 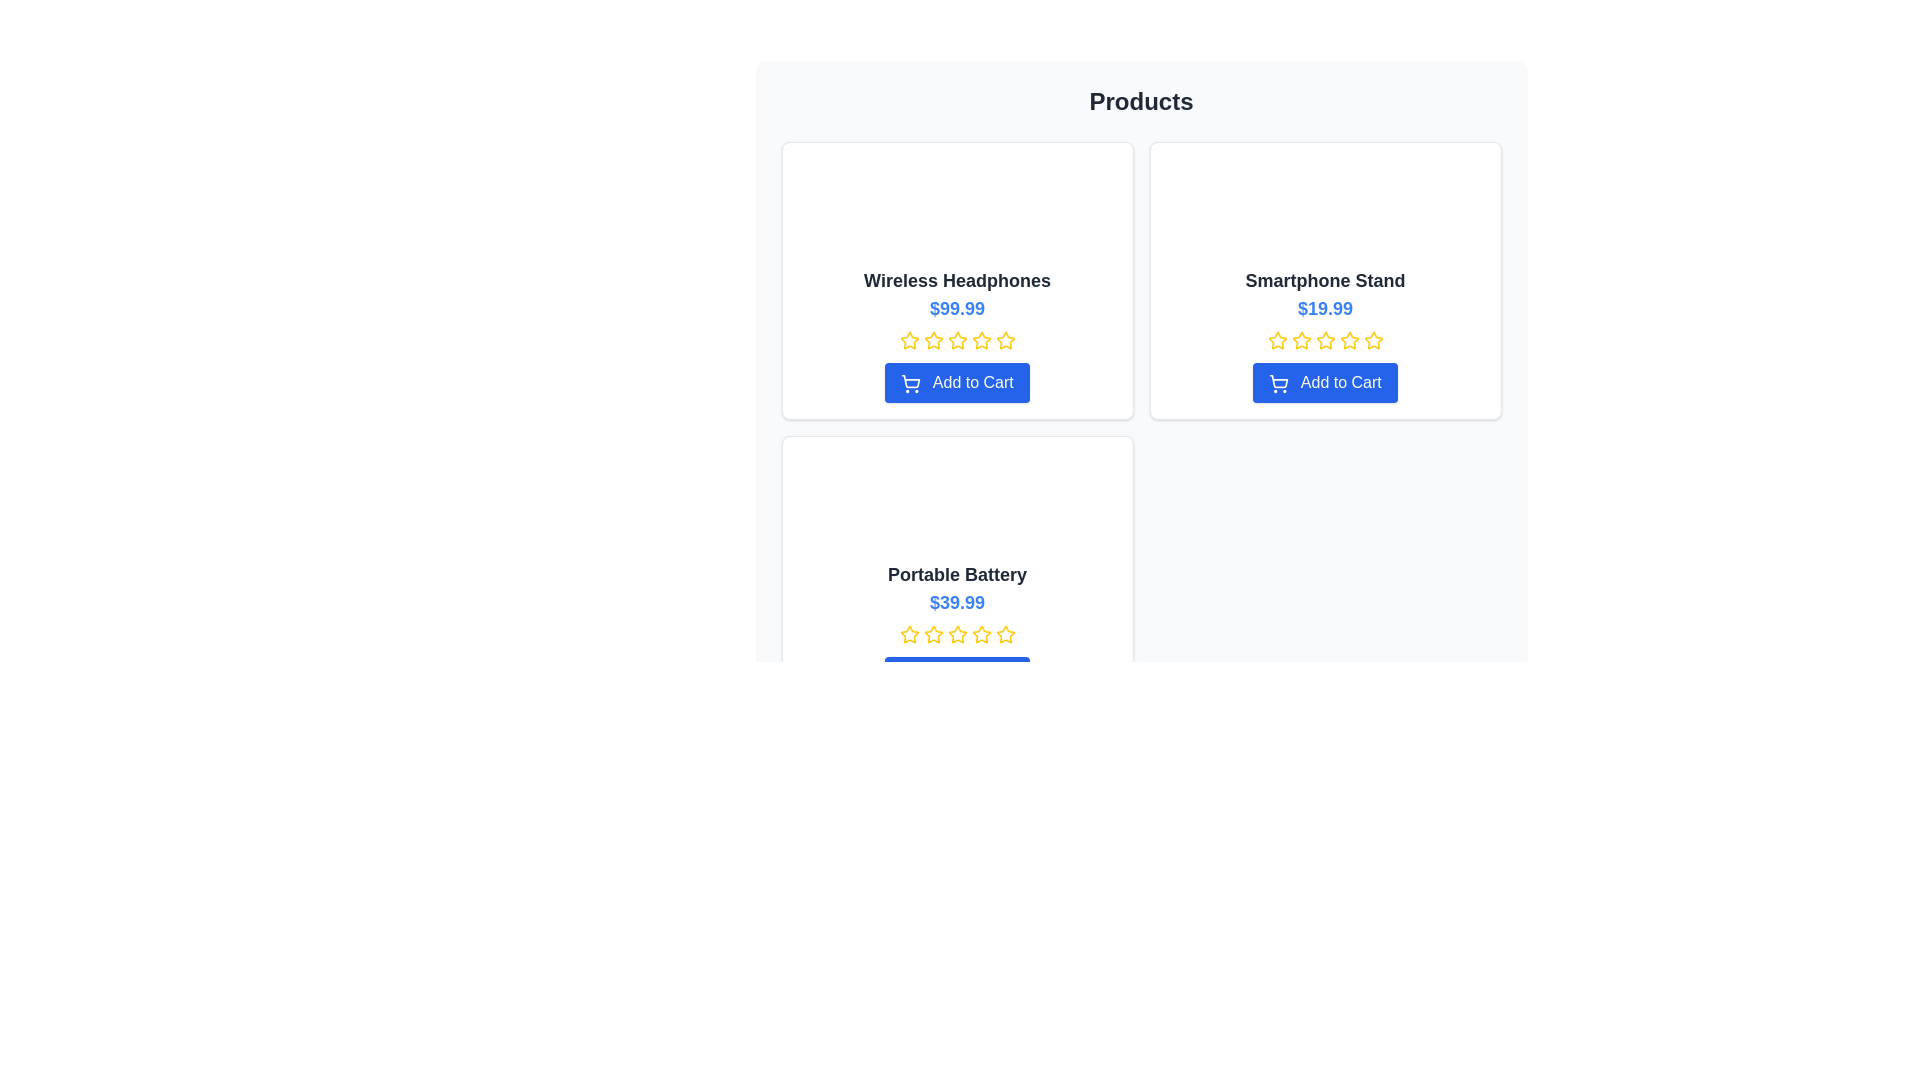 What do you see at coordinates (956, 601) in the screenshot?
I see `the price display text label located within the 'Portable Battery' product card` at bounding box center [956, 601].